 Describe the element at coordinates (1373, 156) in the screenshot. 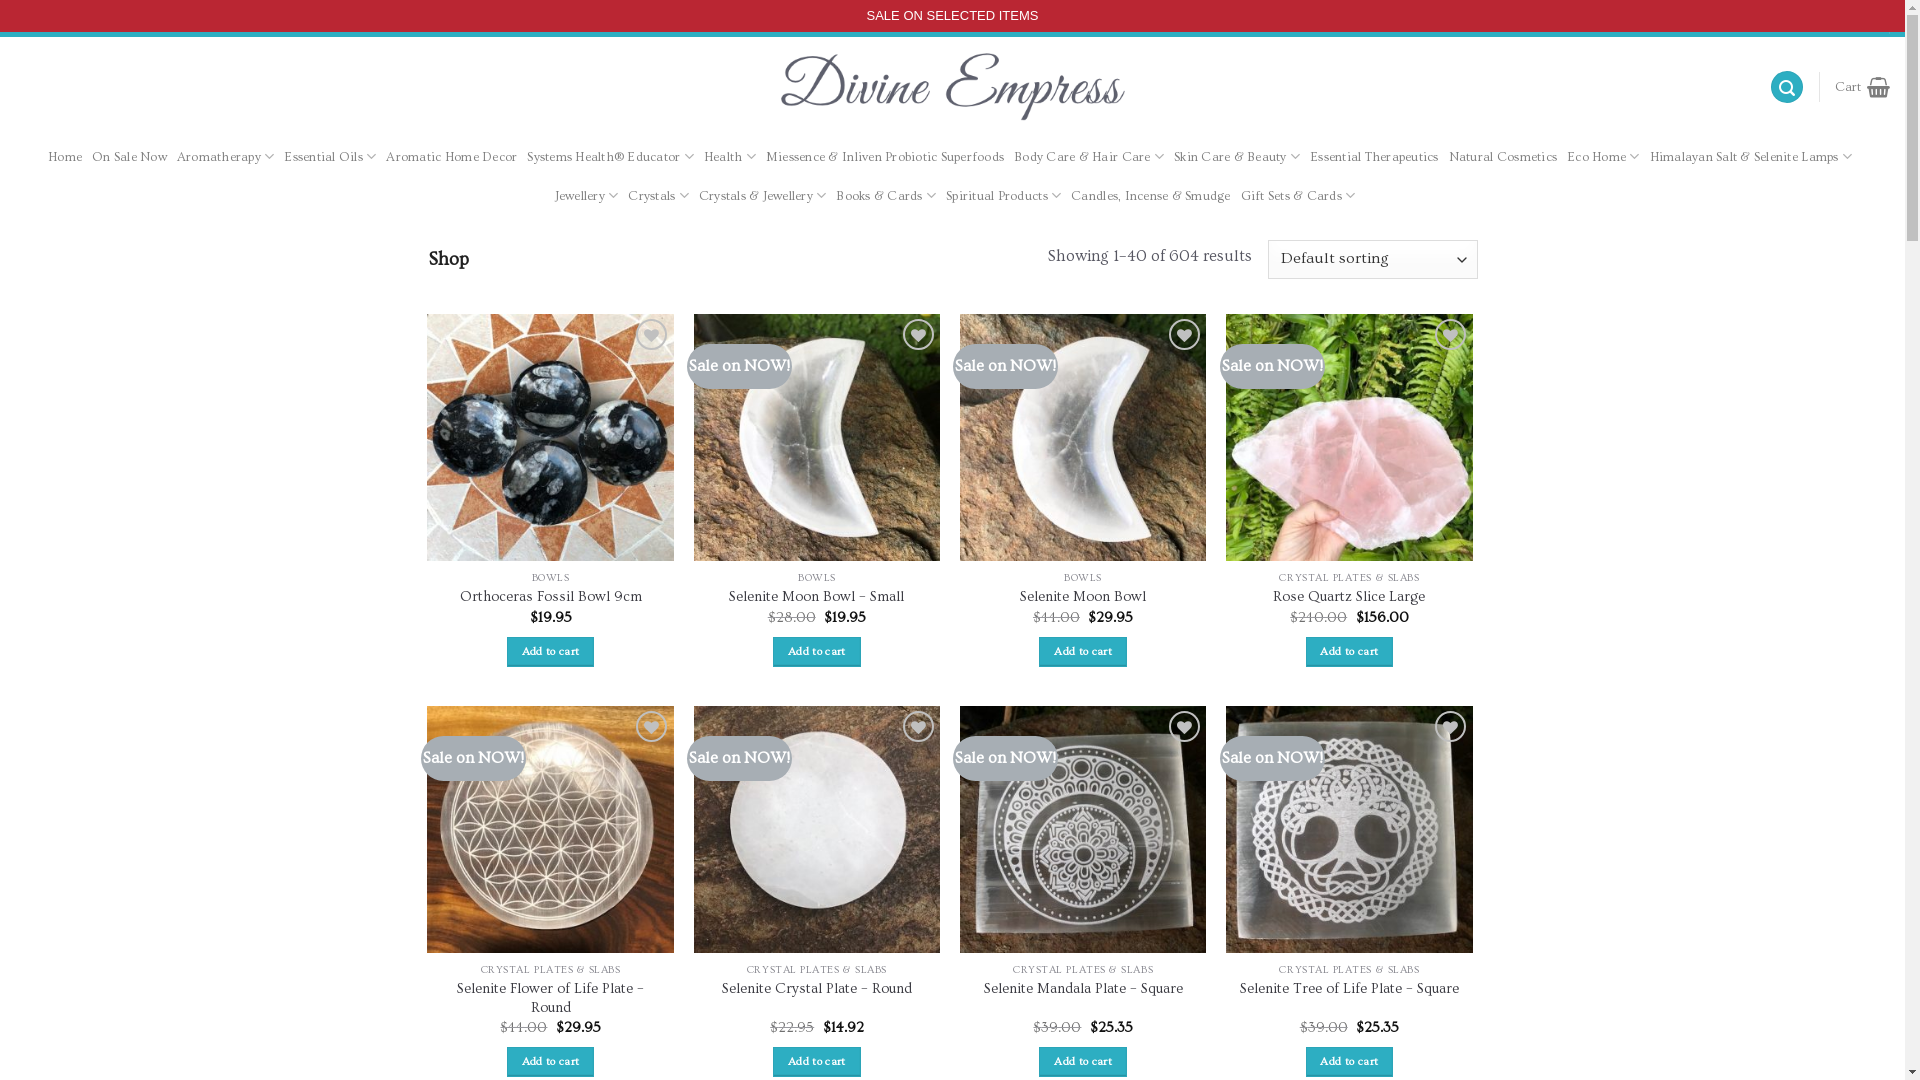

I see `'Essential Therapeutics'` at that location.